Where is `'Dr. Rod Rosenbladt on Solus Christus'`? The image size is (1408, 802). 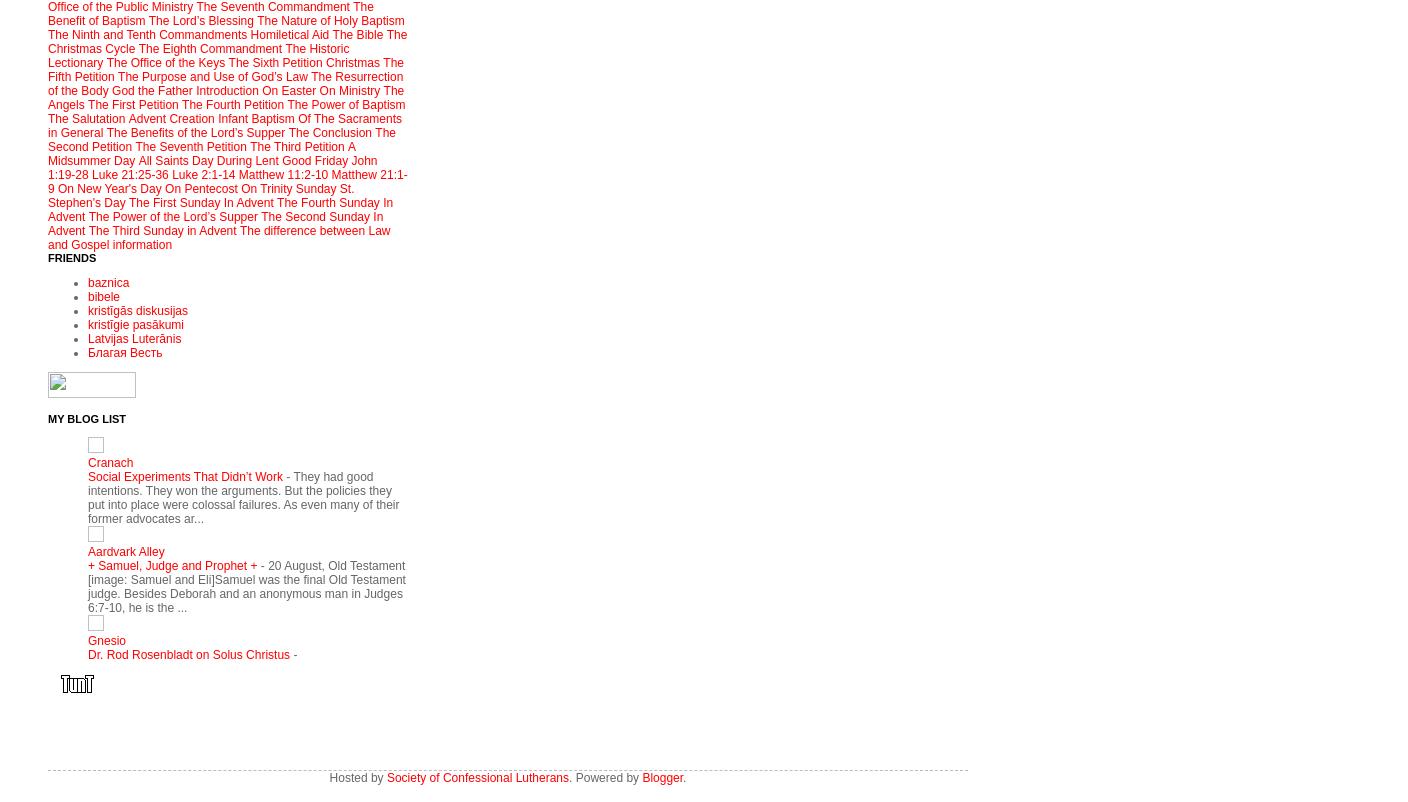 'Dr. Rod Rosenbladt on Solus Christus' is located at coordinates (189, 654).